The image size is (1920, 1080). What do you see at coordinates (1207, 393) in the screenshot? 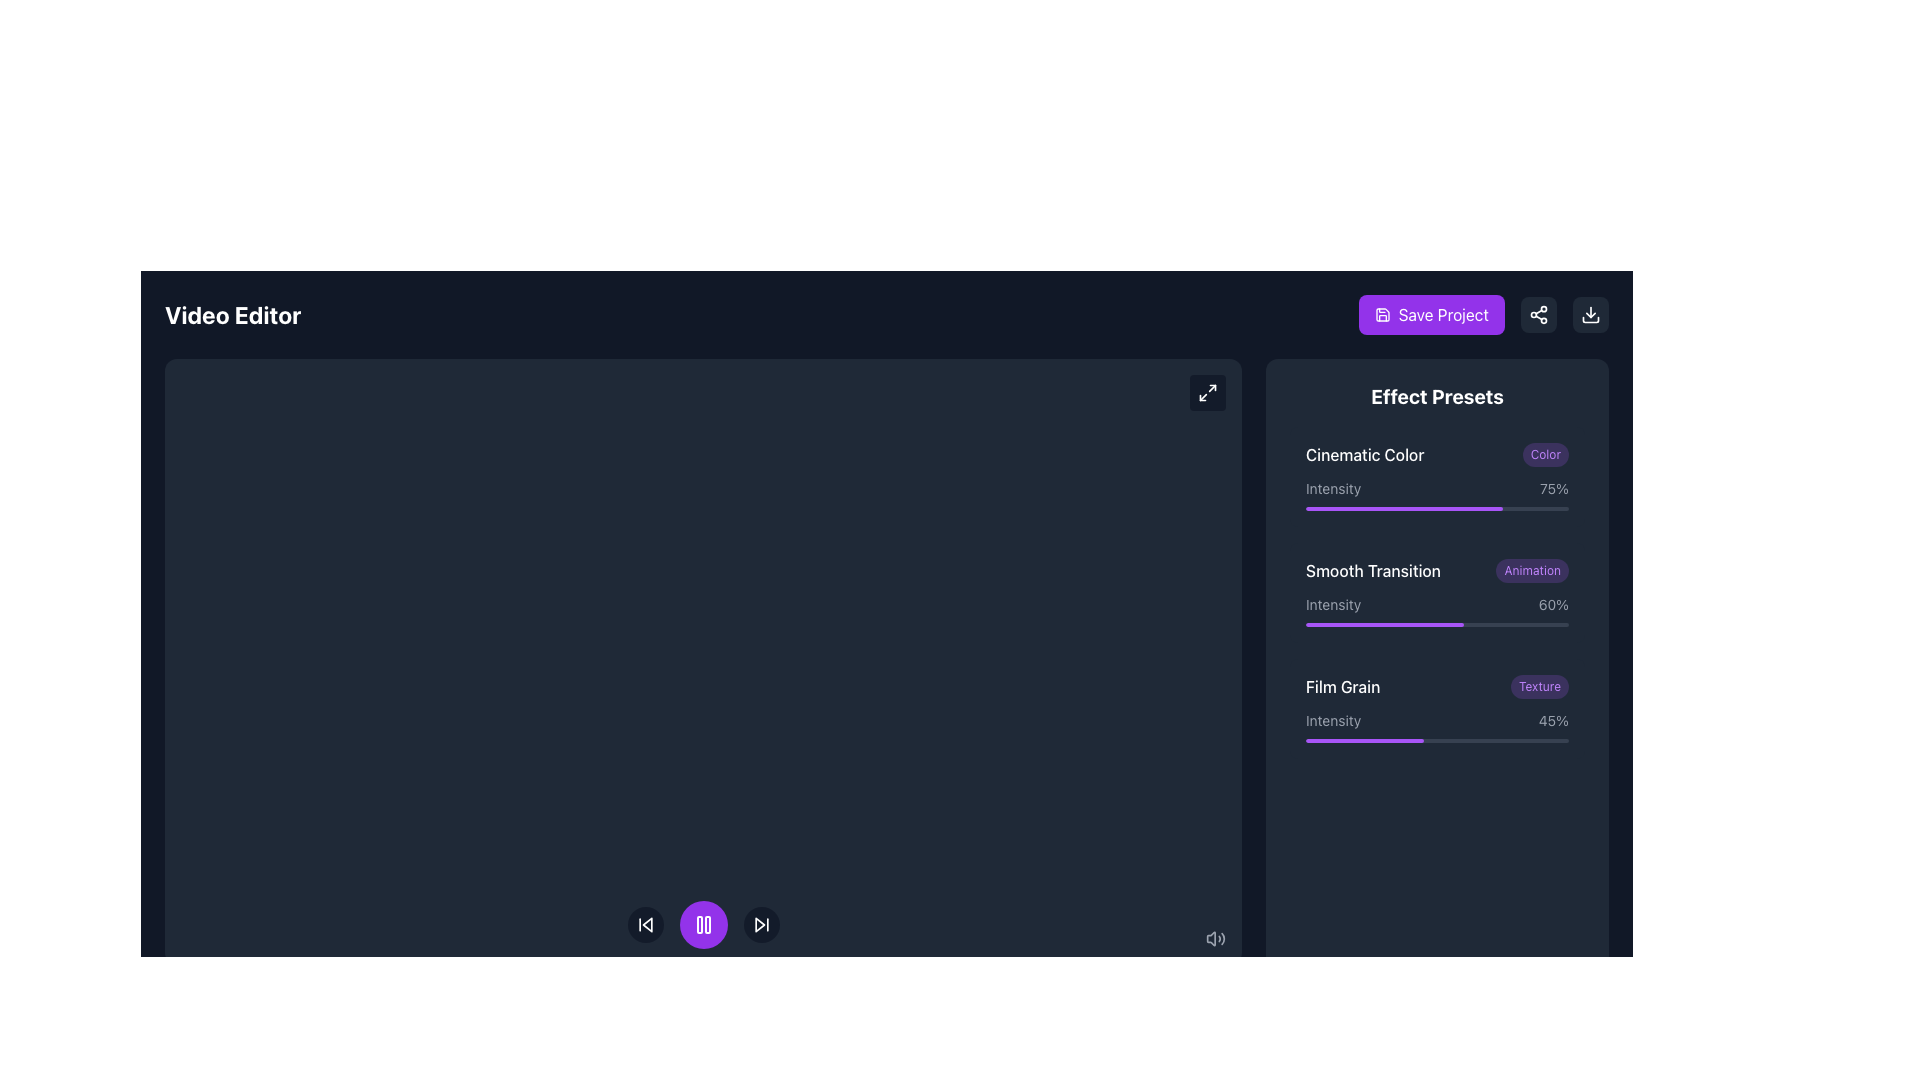
I see `the maximize icon located in the top-right area of the main editor interface` at bounding box center [1207, 393].